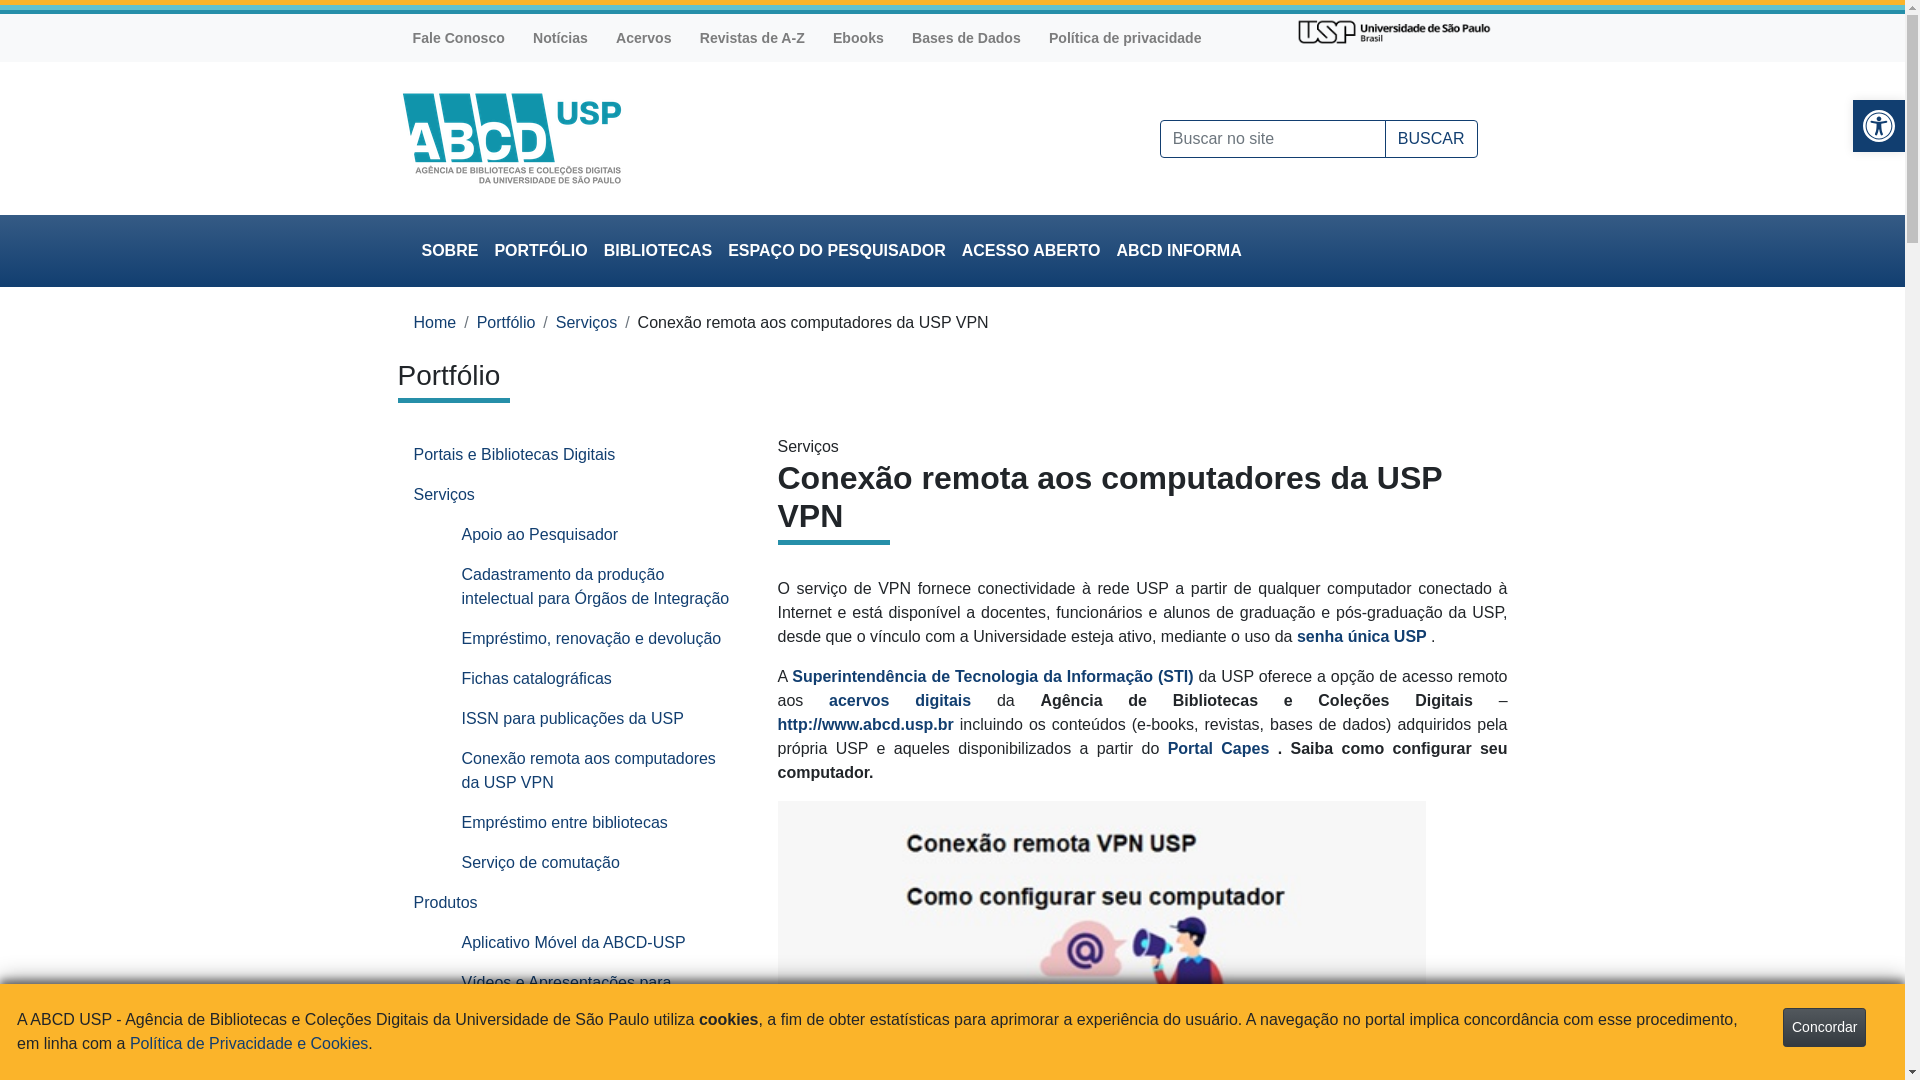  What do you see at coordinates (966, 38) in the screenshot?
I see `'Bases de Dados'` at bounding box center [966, 38].